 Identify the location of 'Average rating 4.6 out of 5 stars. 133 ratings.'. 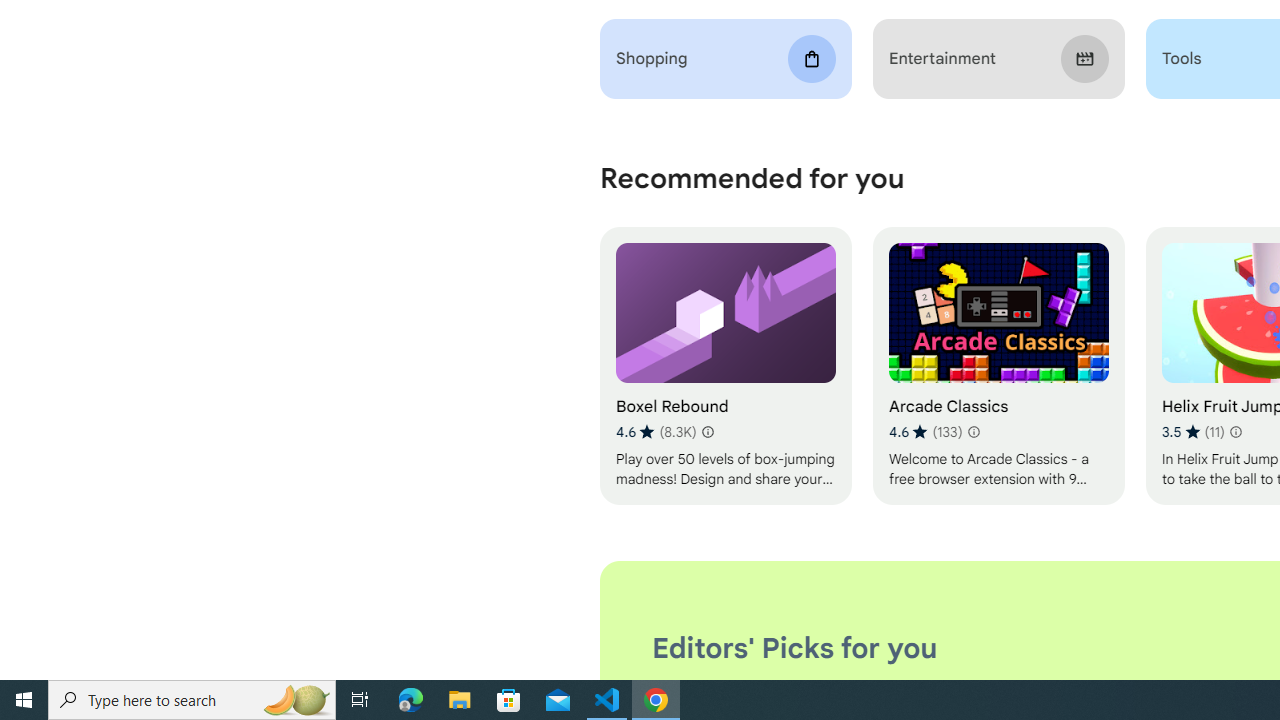
(924, 431).